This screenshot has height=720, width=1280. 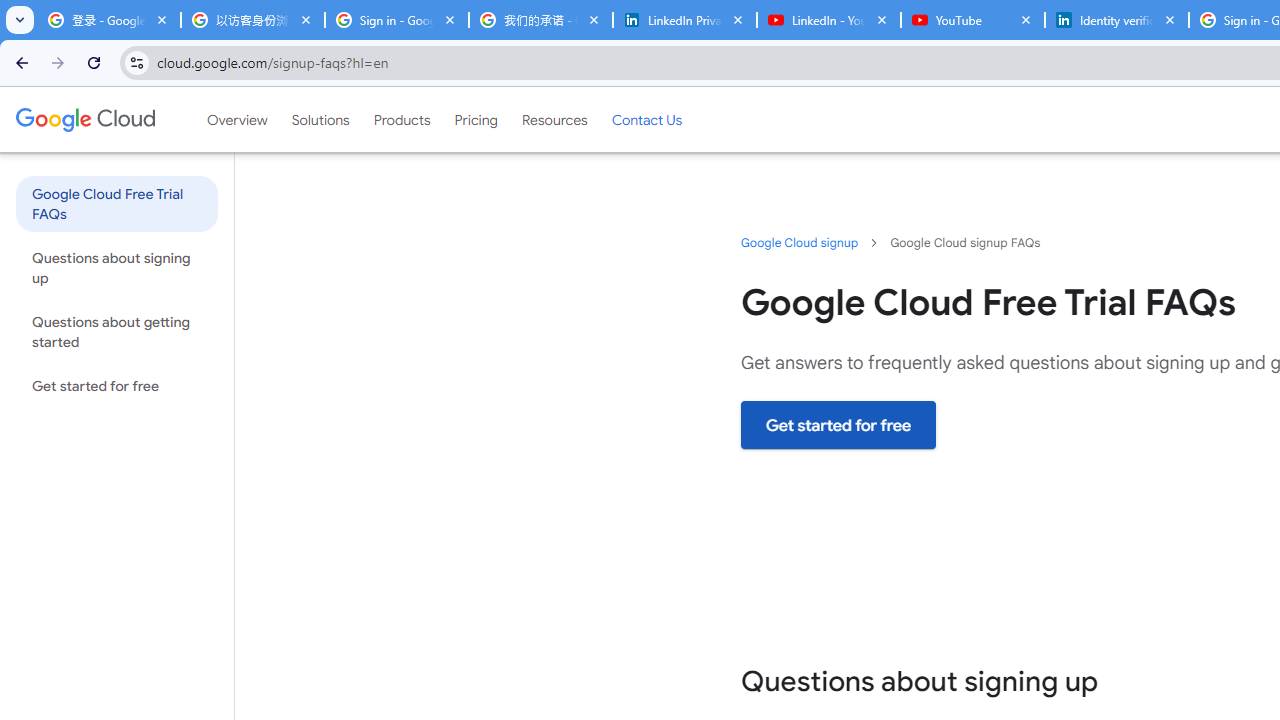 What do you see at coordinates (396, 20) in the screenshot?
I see `'Sign in - Google Accounts'` at bounding box center [396, 20].